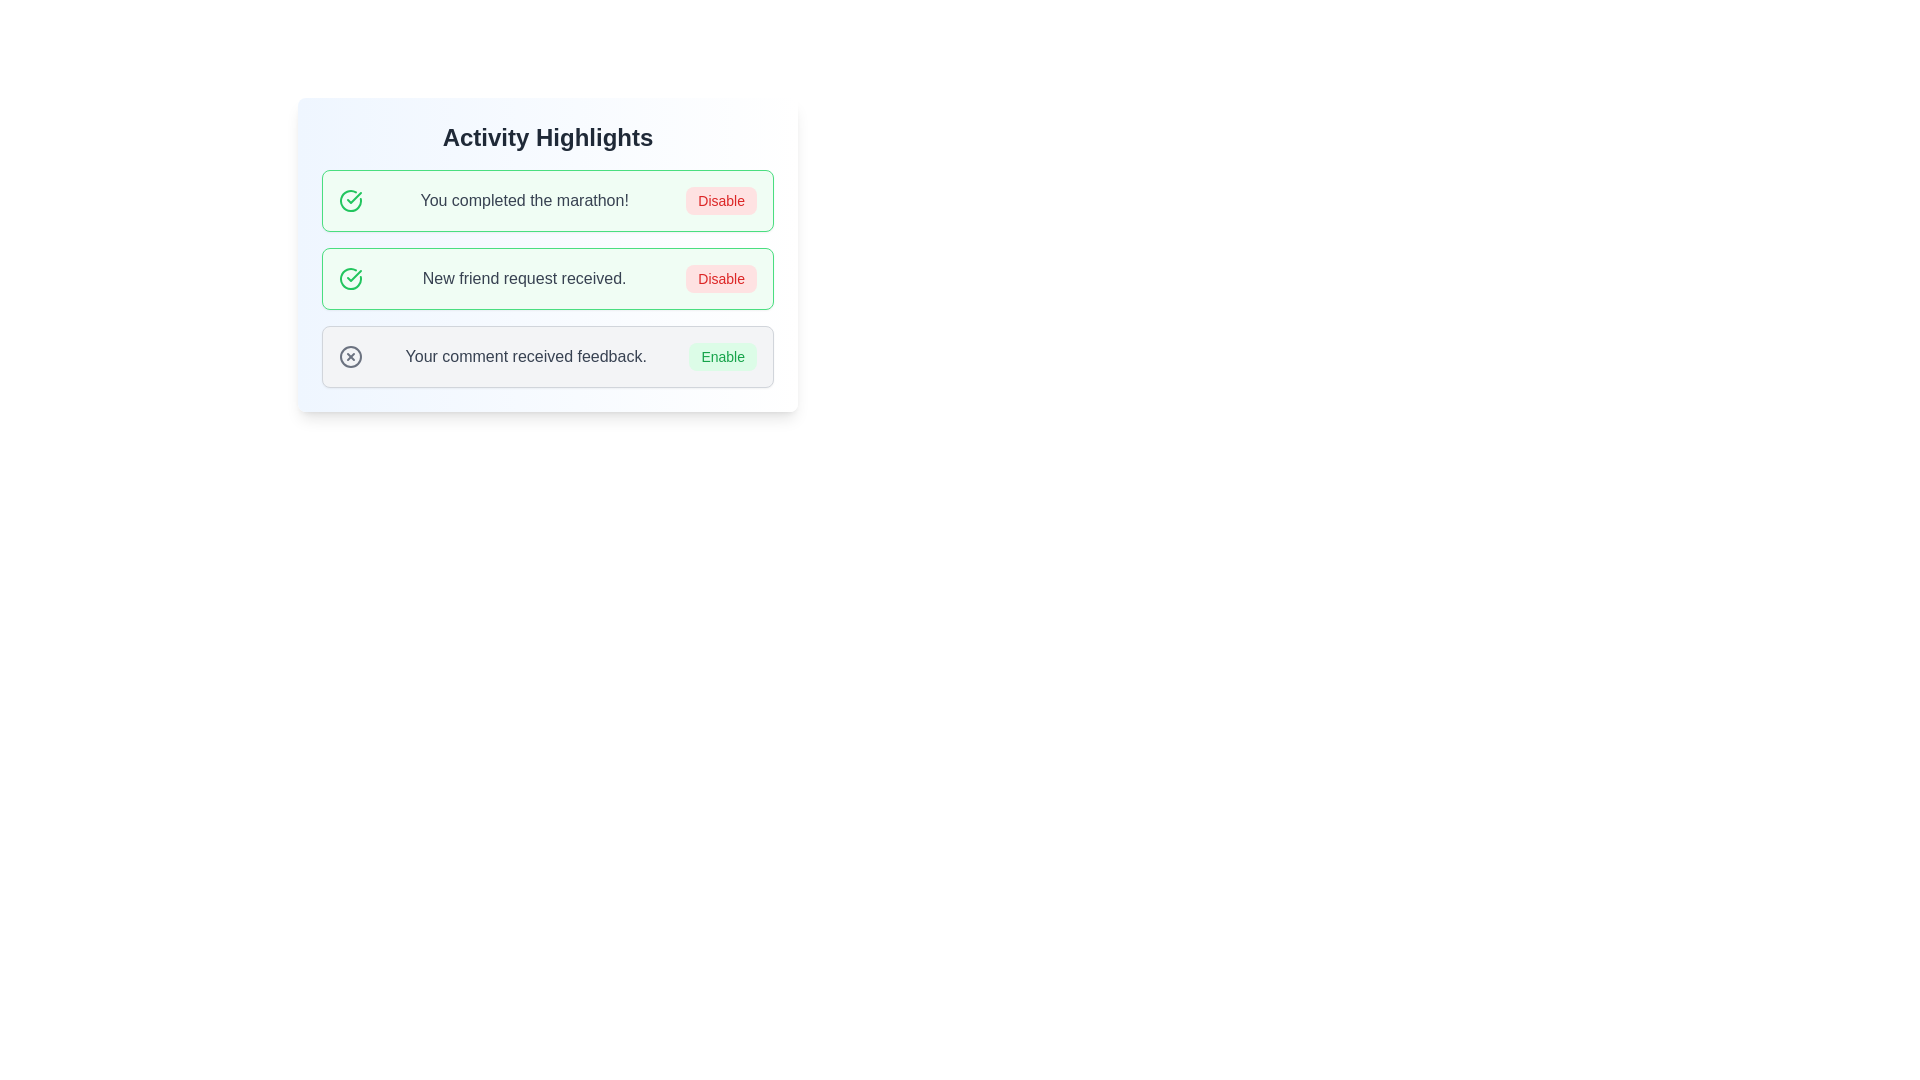 This screenshot has height=1080, width=1920. I want to click on the completion indicator icon located at the leftmost position of the row within the box that contains the text 'You completed the marathon!' and the 'Disable' button, which is the first box under the title 'Activity Highlights.', so click(350, 200).